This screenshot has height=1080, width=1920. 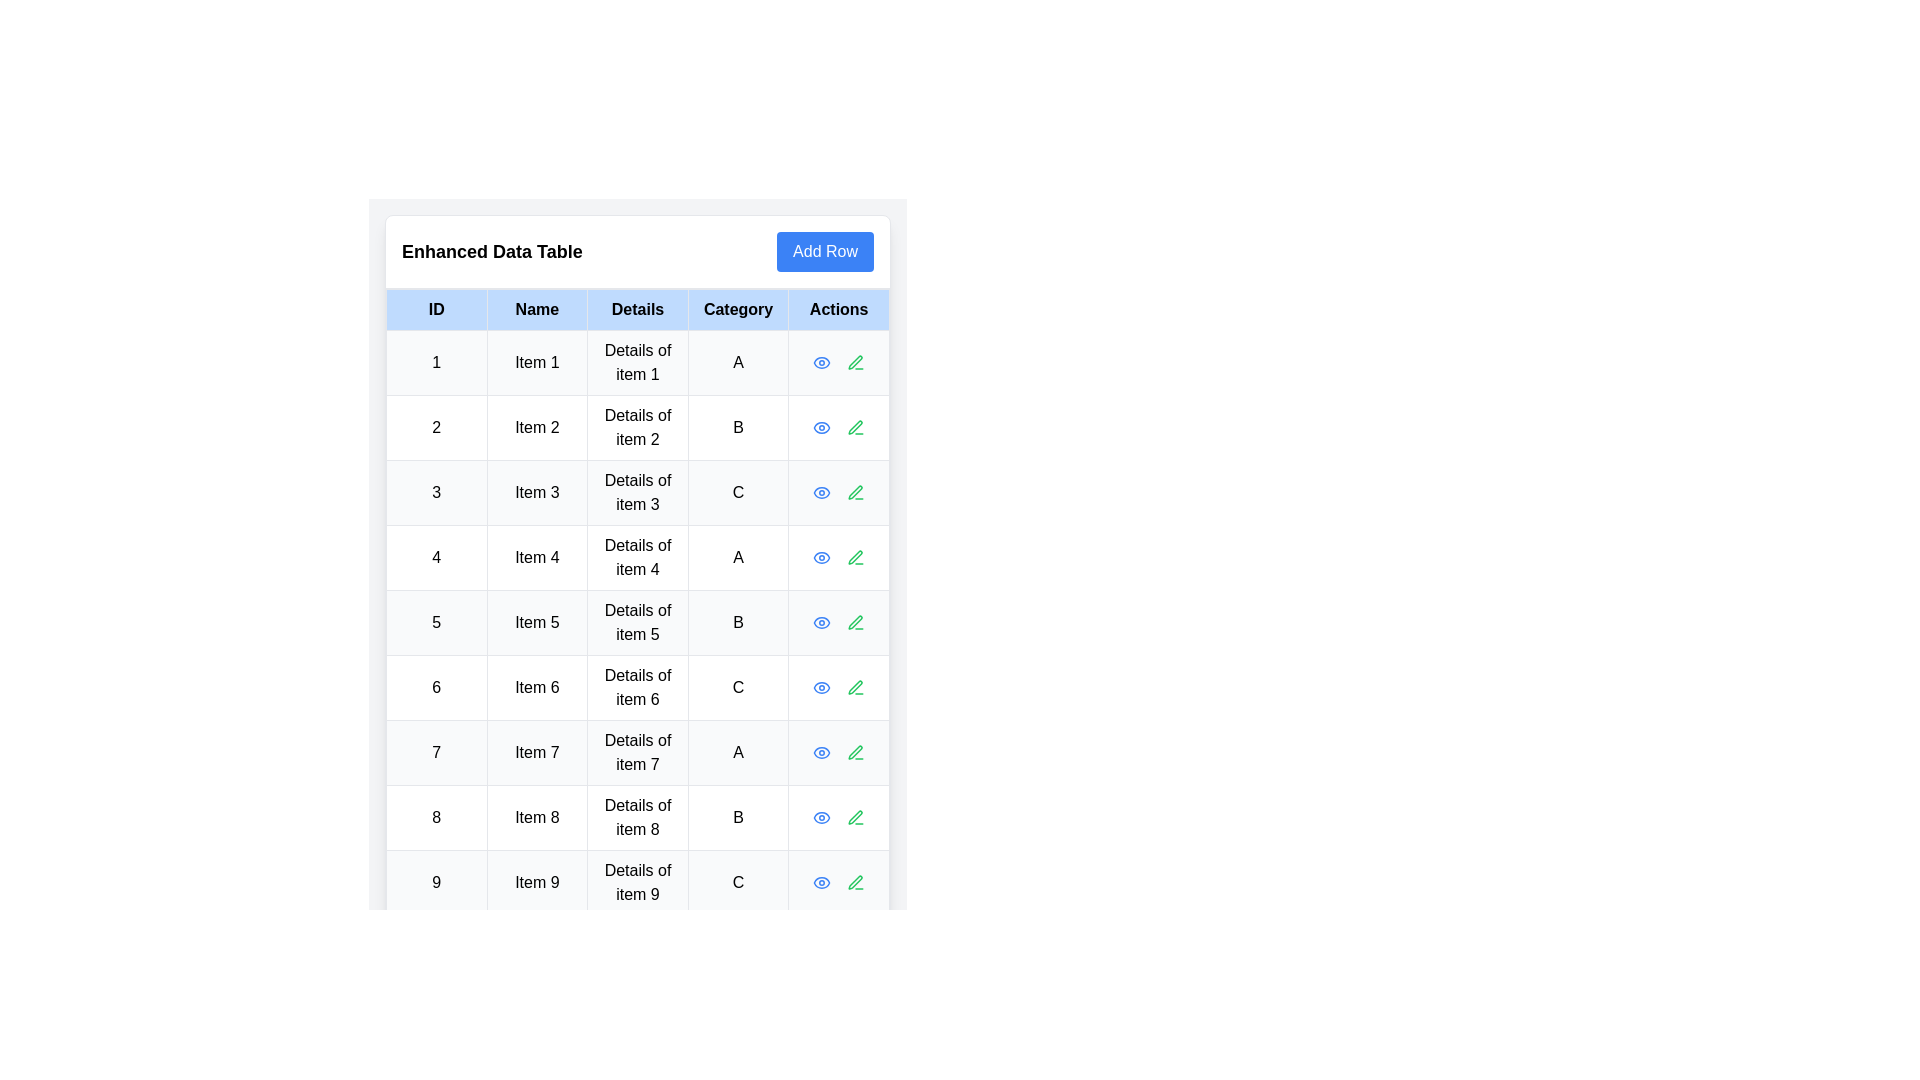 I want to click on the Icon button in the 'Actions' column of the fourth row, so click(x=856, y=558).